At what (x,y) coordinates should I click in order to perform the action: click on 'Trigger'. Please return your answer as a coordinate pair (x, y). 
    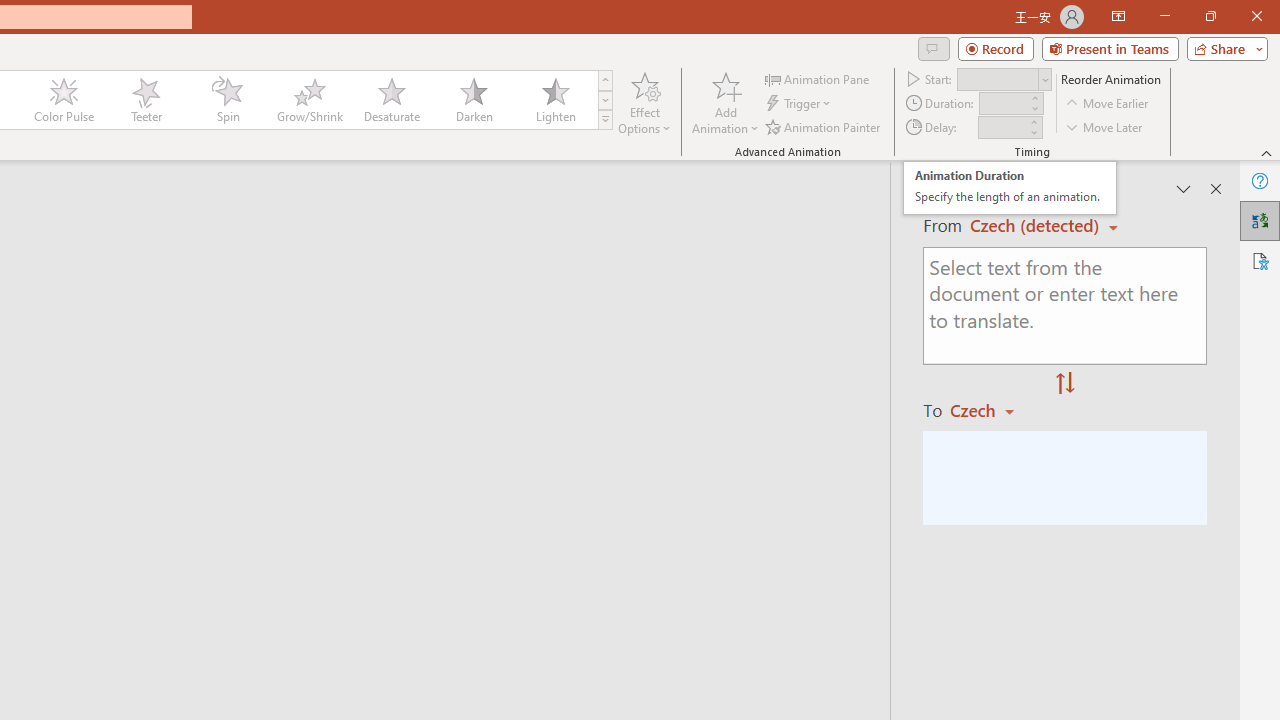
    Looking at the image, I should click on (800, 103).